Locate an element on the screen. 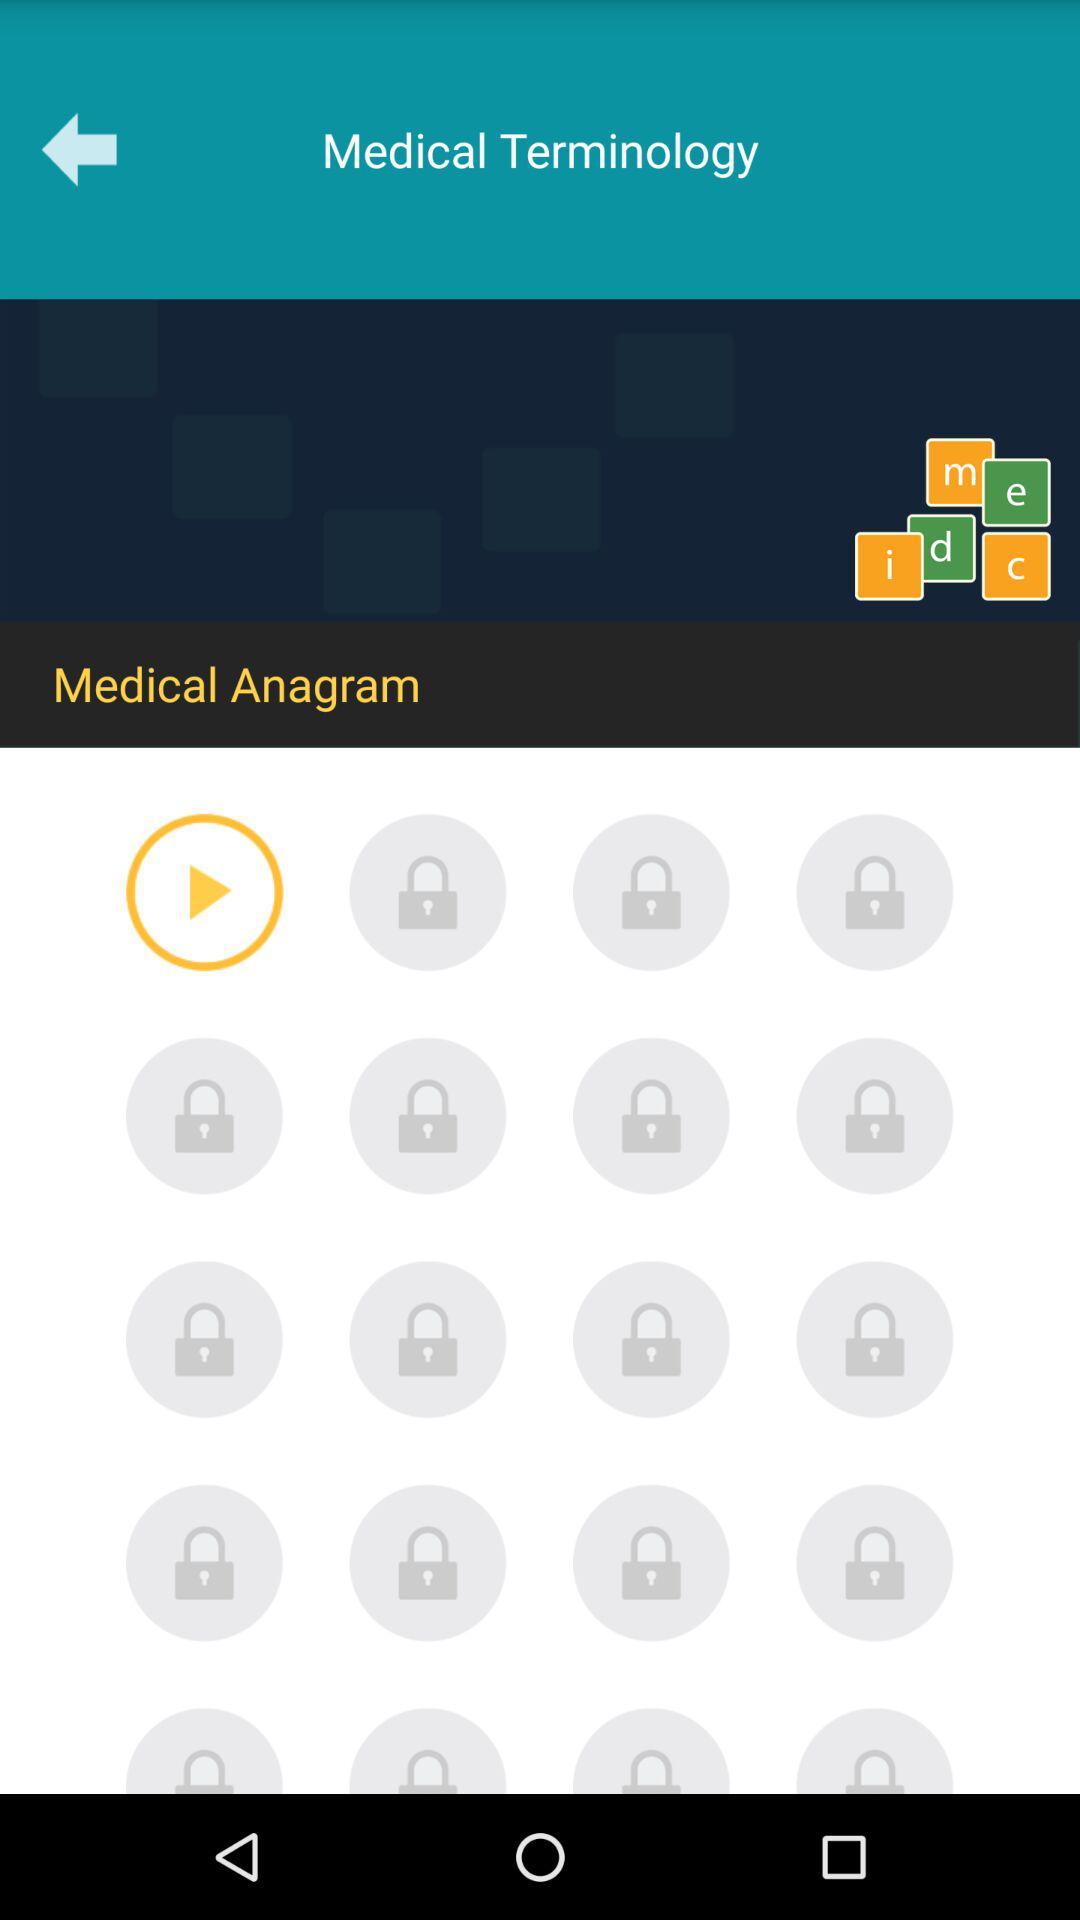 Image resolution: width=1080 pixels, height=1920 pixels. play is located at coordinates (204, 891).